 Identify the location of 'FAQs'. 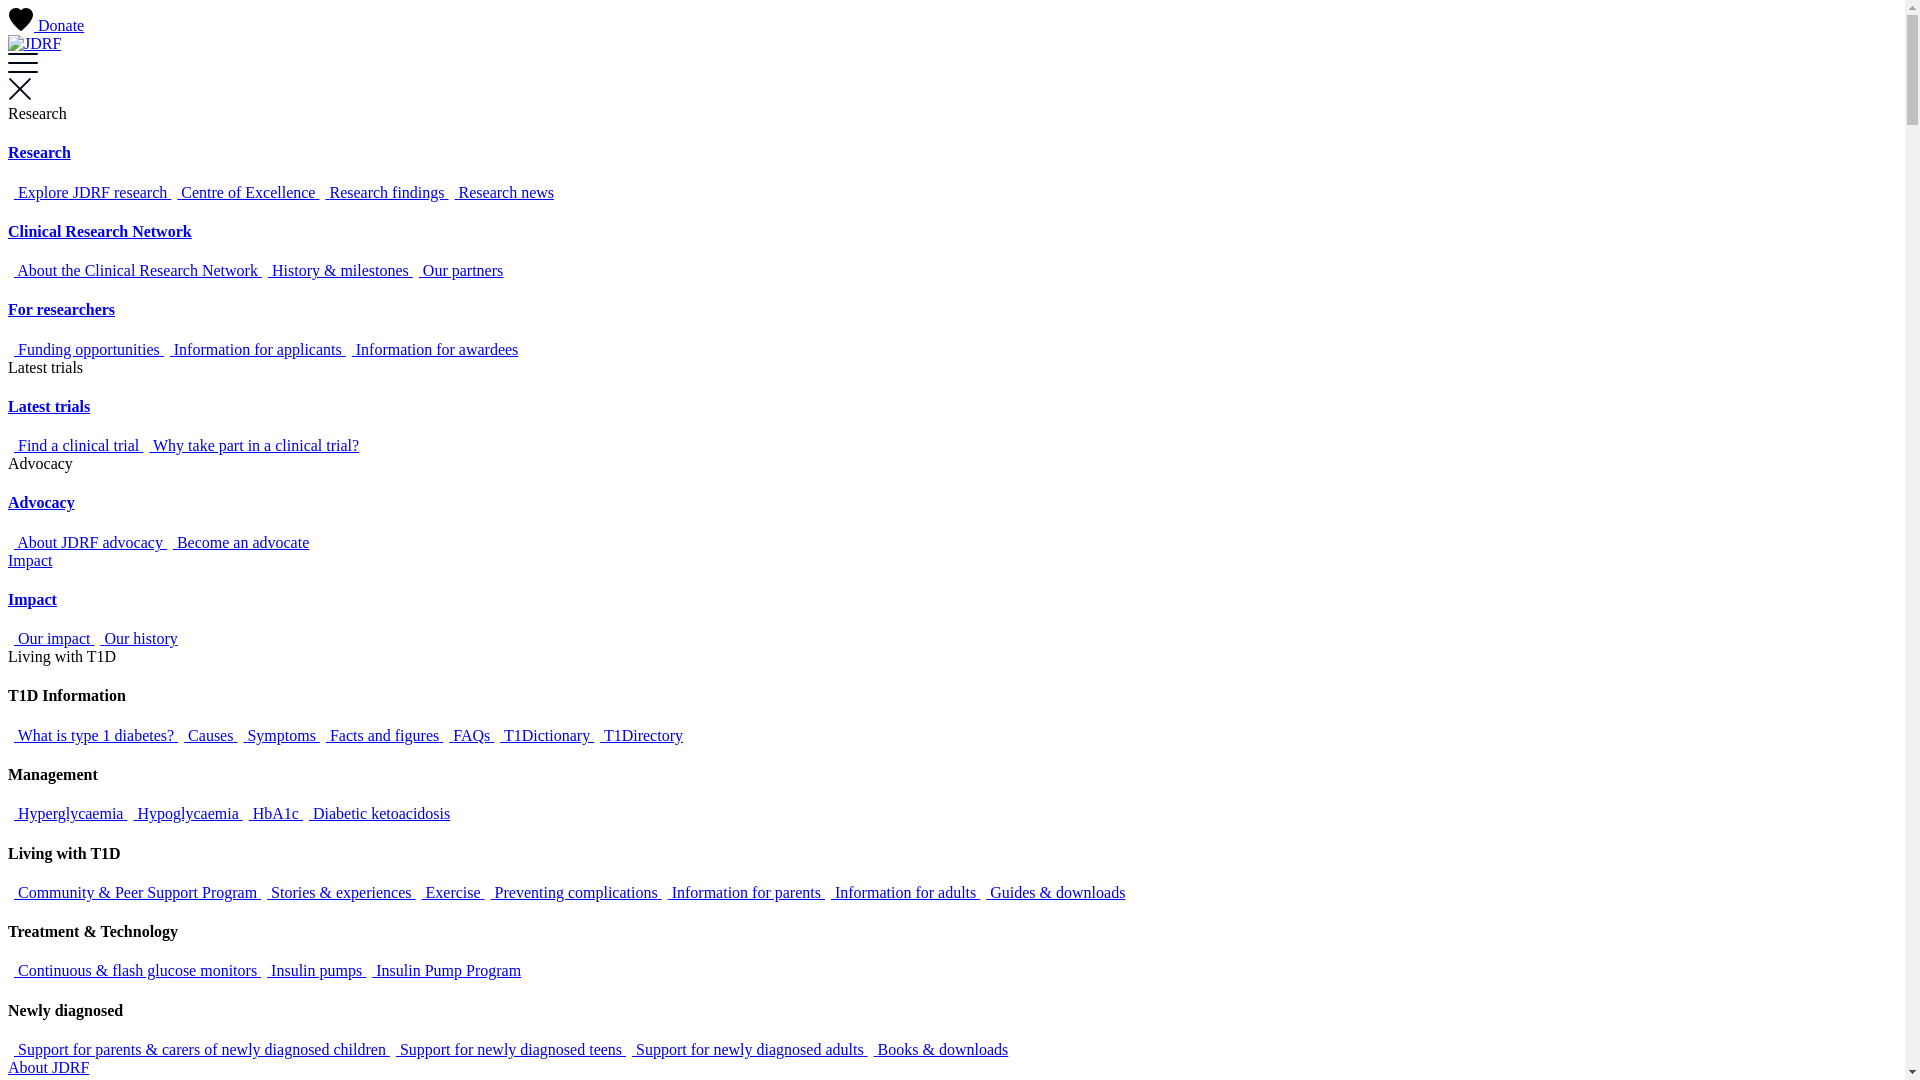
(441, 735).